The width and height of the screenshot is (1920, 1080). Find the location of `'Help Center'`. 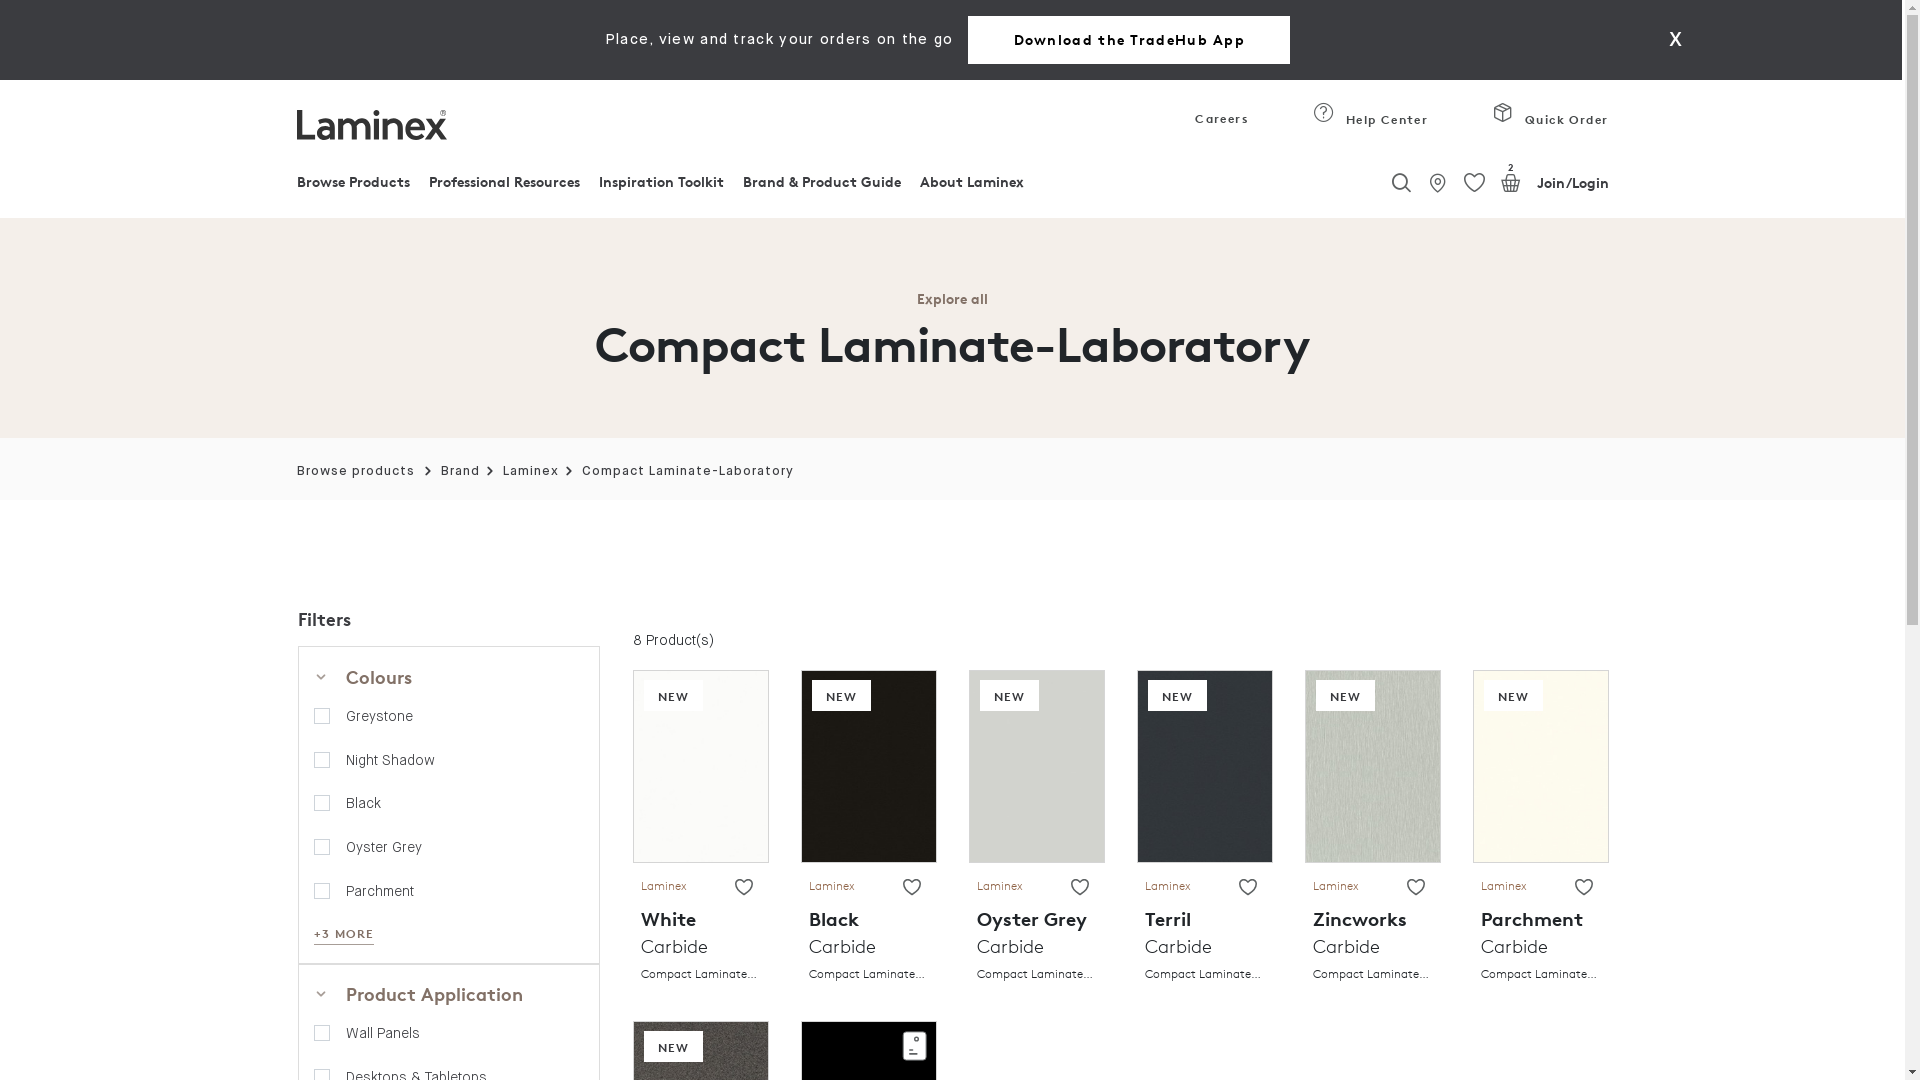

'Help Center' is located at coordinates (1324, 112).